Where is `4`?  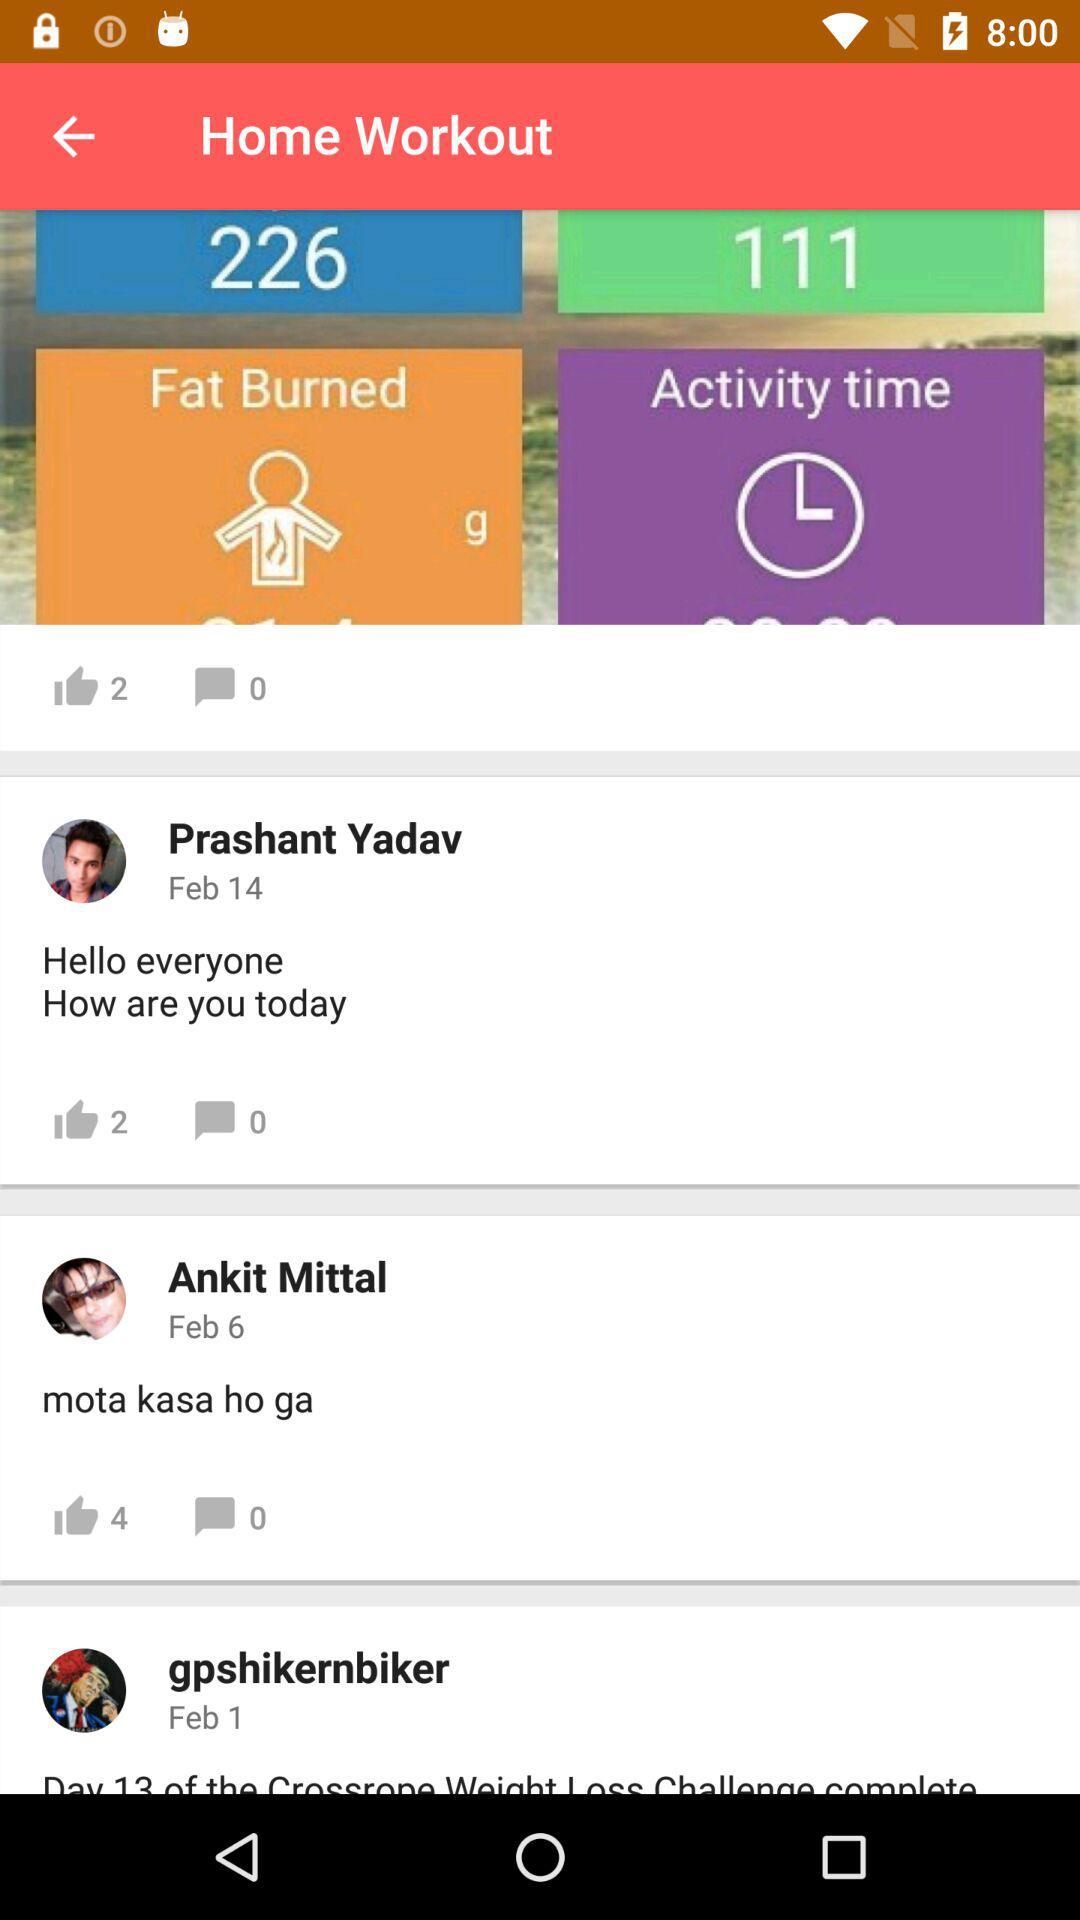
4 is located at coordinates (90, 1517).